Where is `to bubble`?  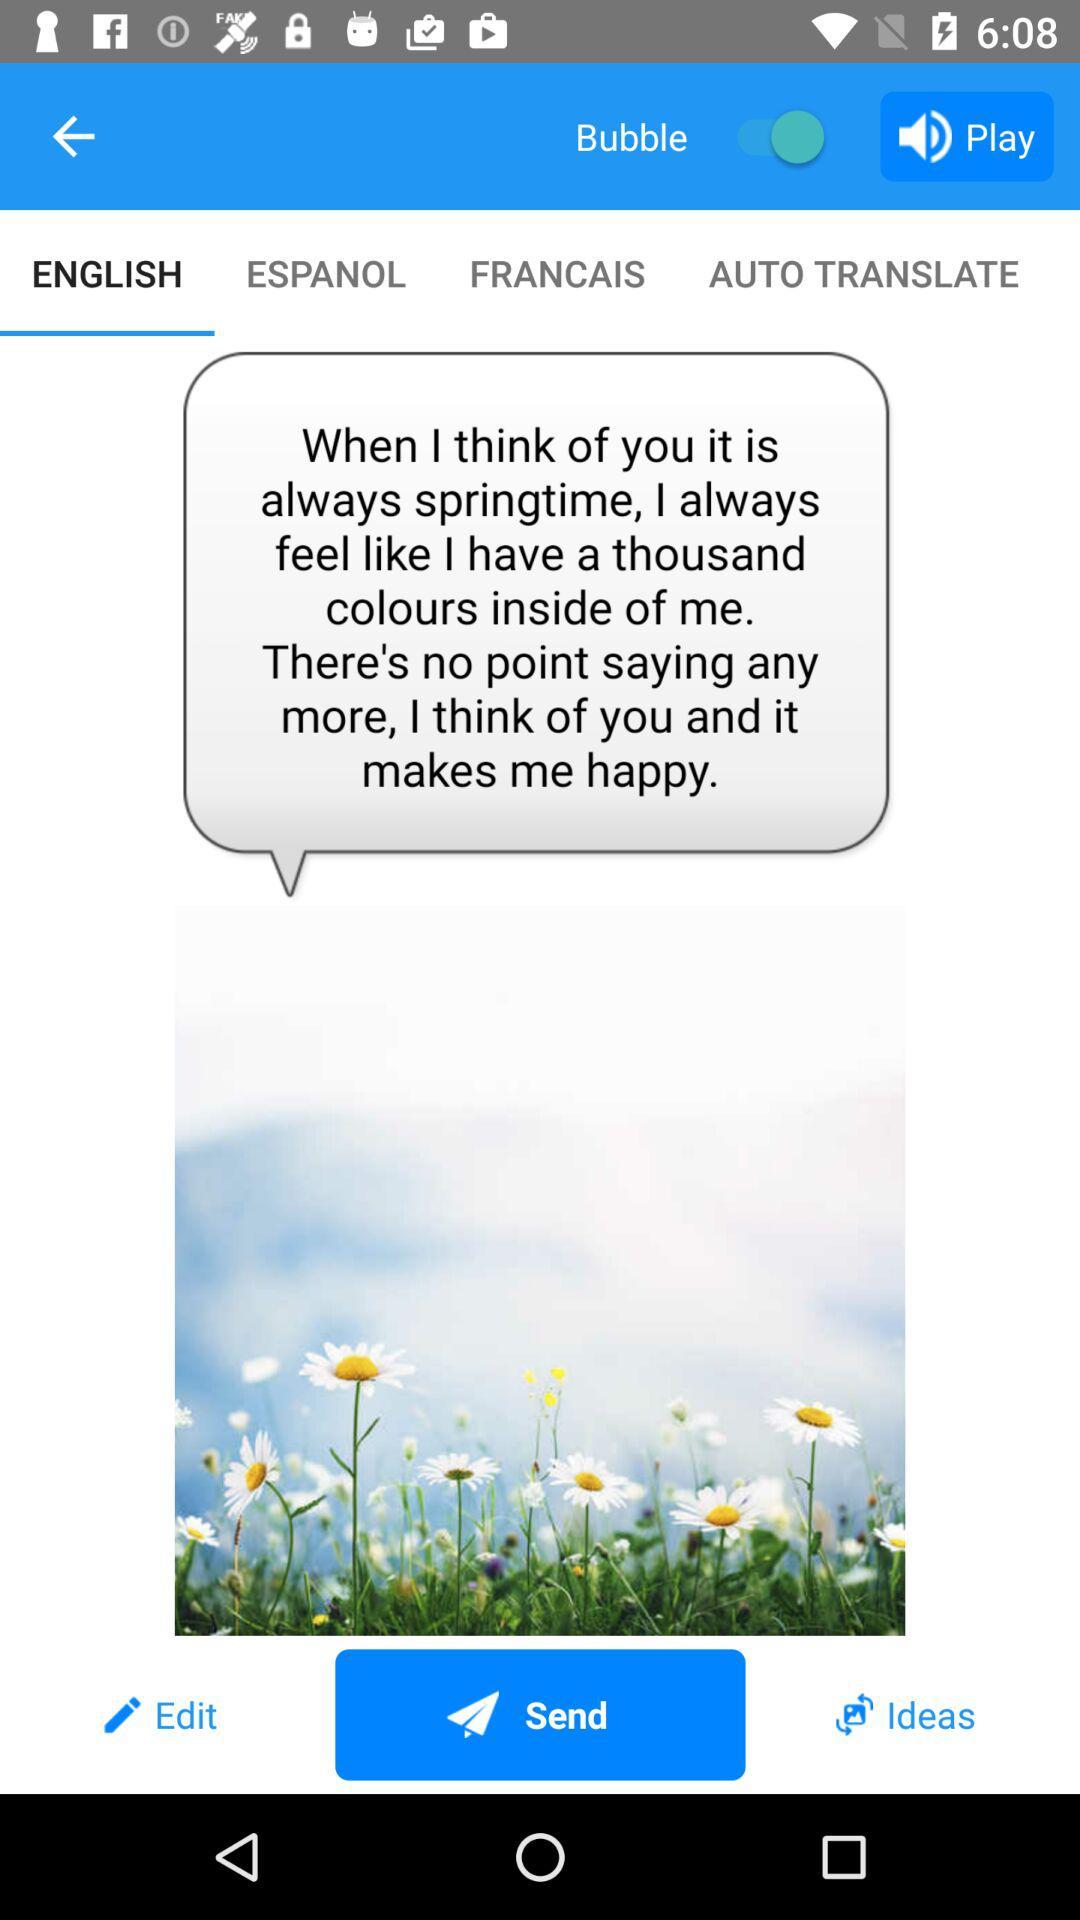 to bubble is located at coordinates (770, 135).